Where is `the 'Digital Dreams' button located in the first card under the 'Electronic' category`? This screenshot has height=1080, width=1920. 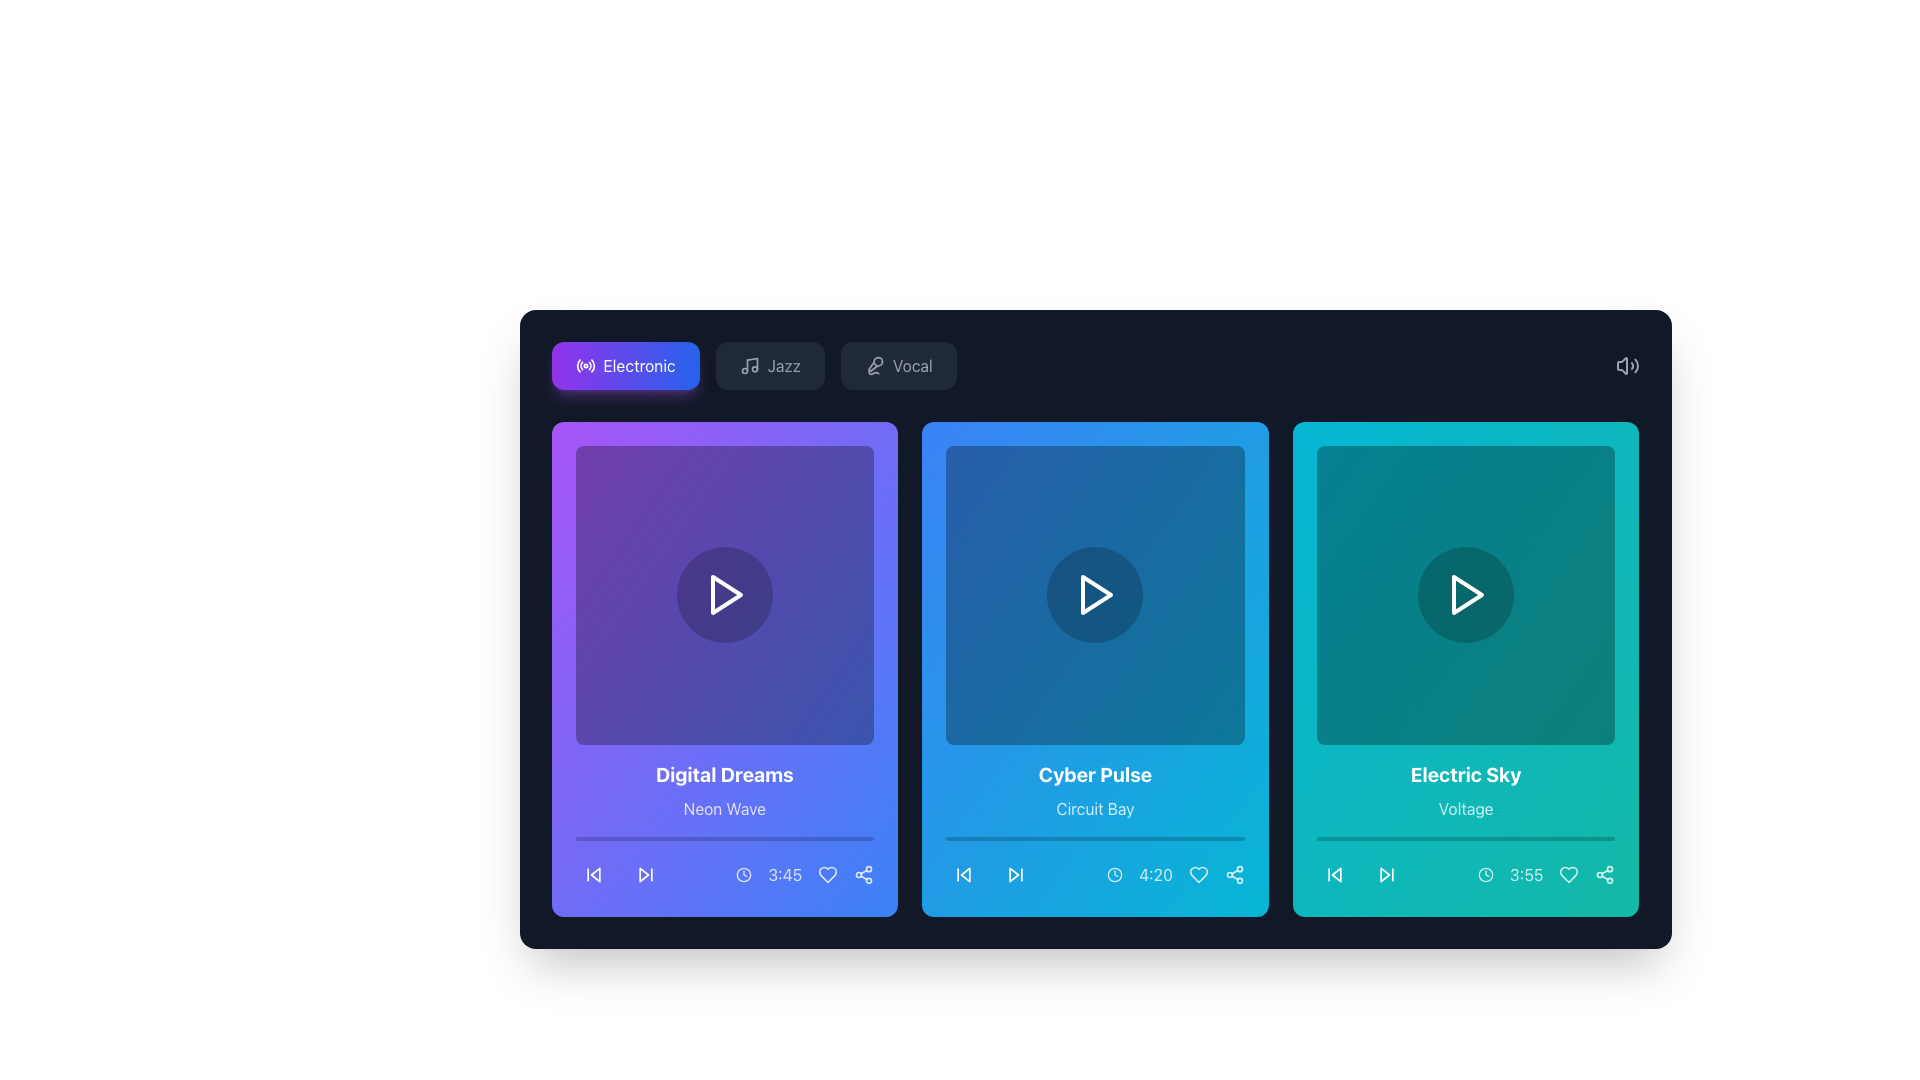
the 'Digital Dreams' button located in the first card under the 'Electronic' category is located at coordinates (723, 594).